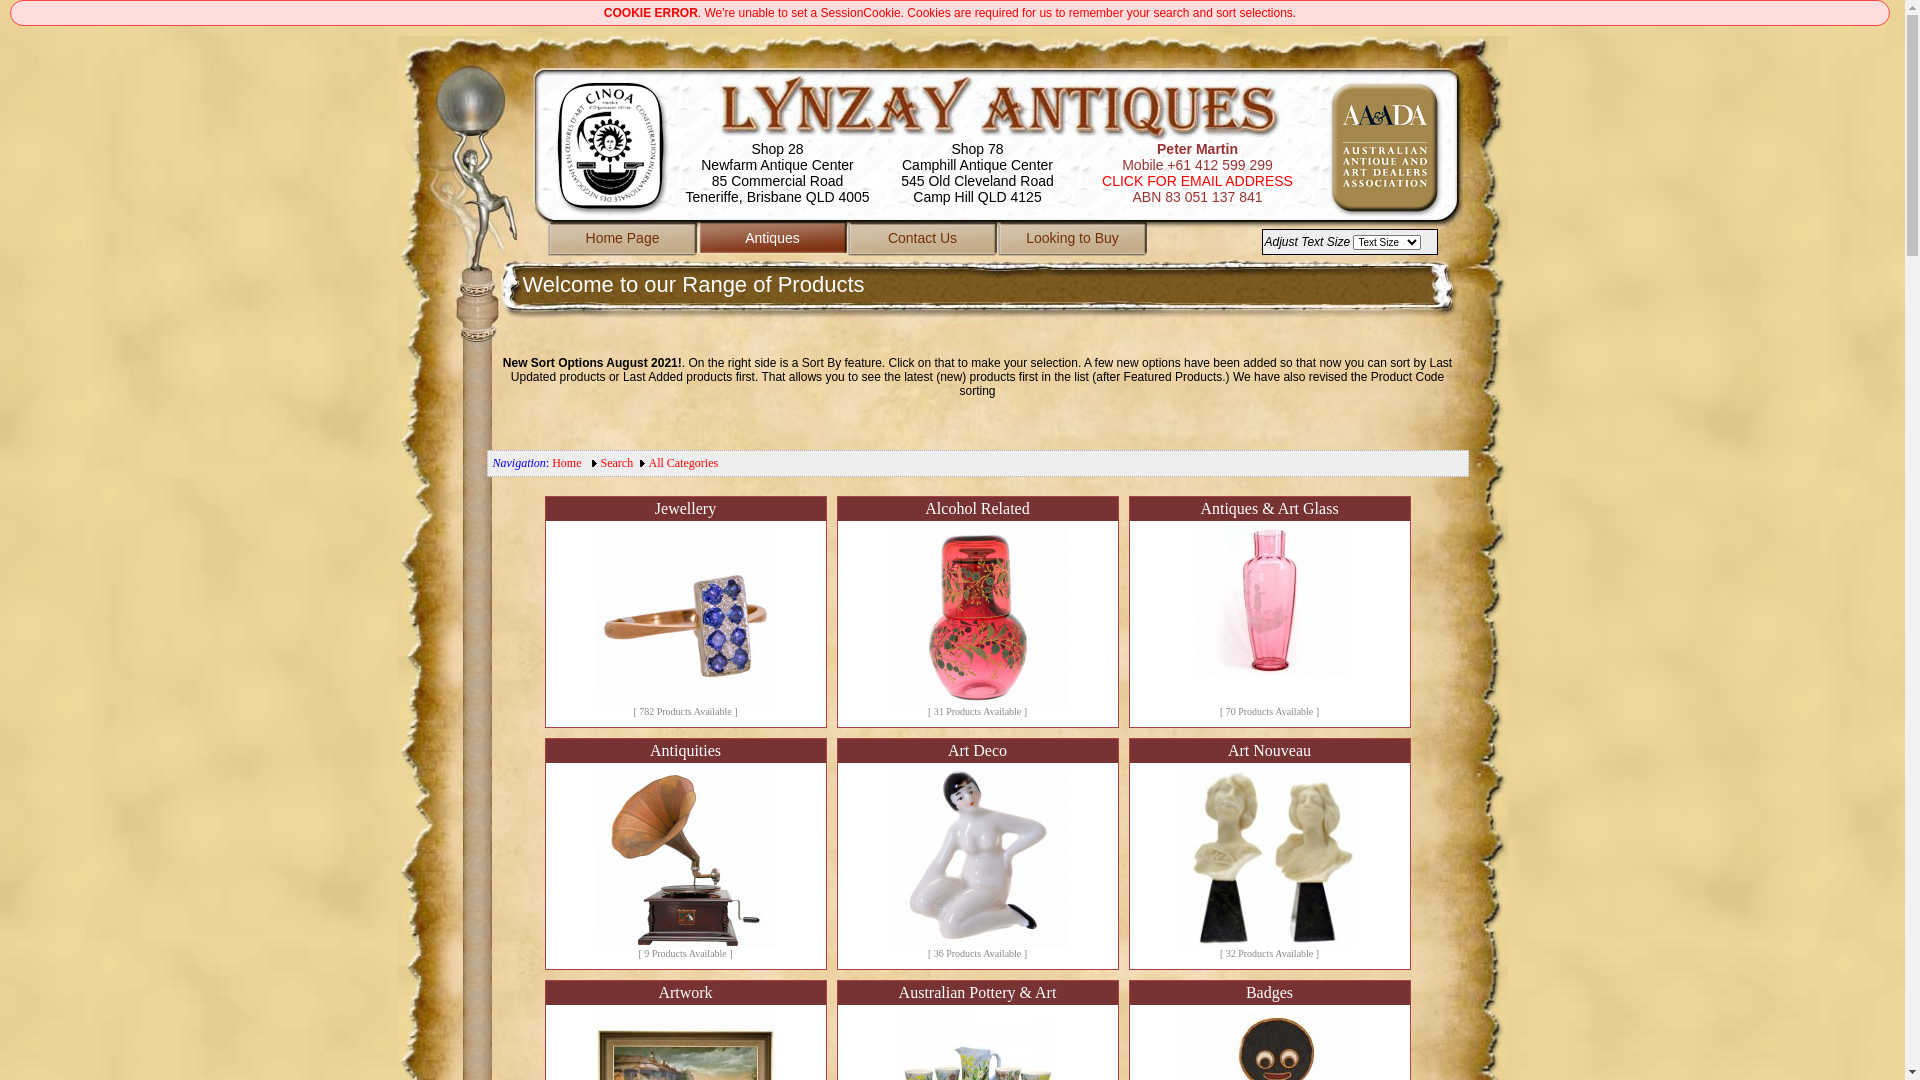 This screenshot has height=1080, width=1920. What do you see at coordinates (1198, 181) in the screenshot?
I see `'CLICK FOR EMAIL ADDRESS'` at bounding box center [1198, 181].